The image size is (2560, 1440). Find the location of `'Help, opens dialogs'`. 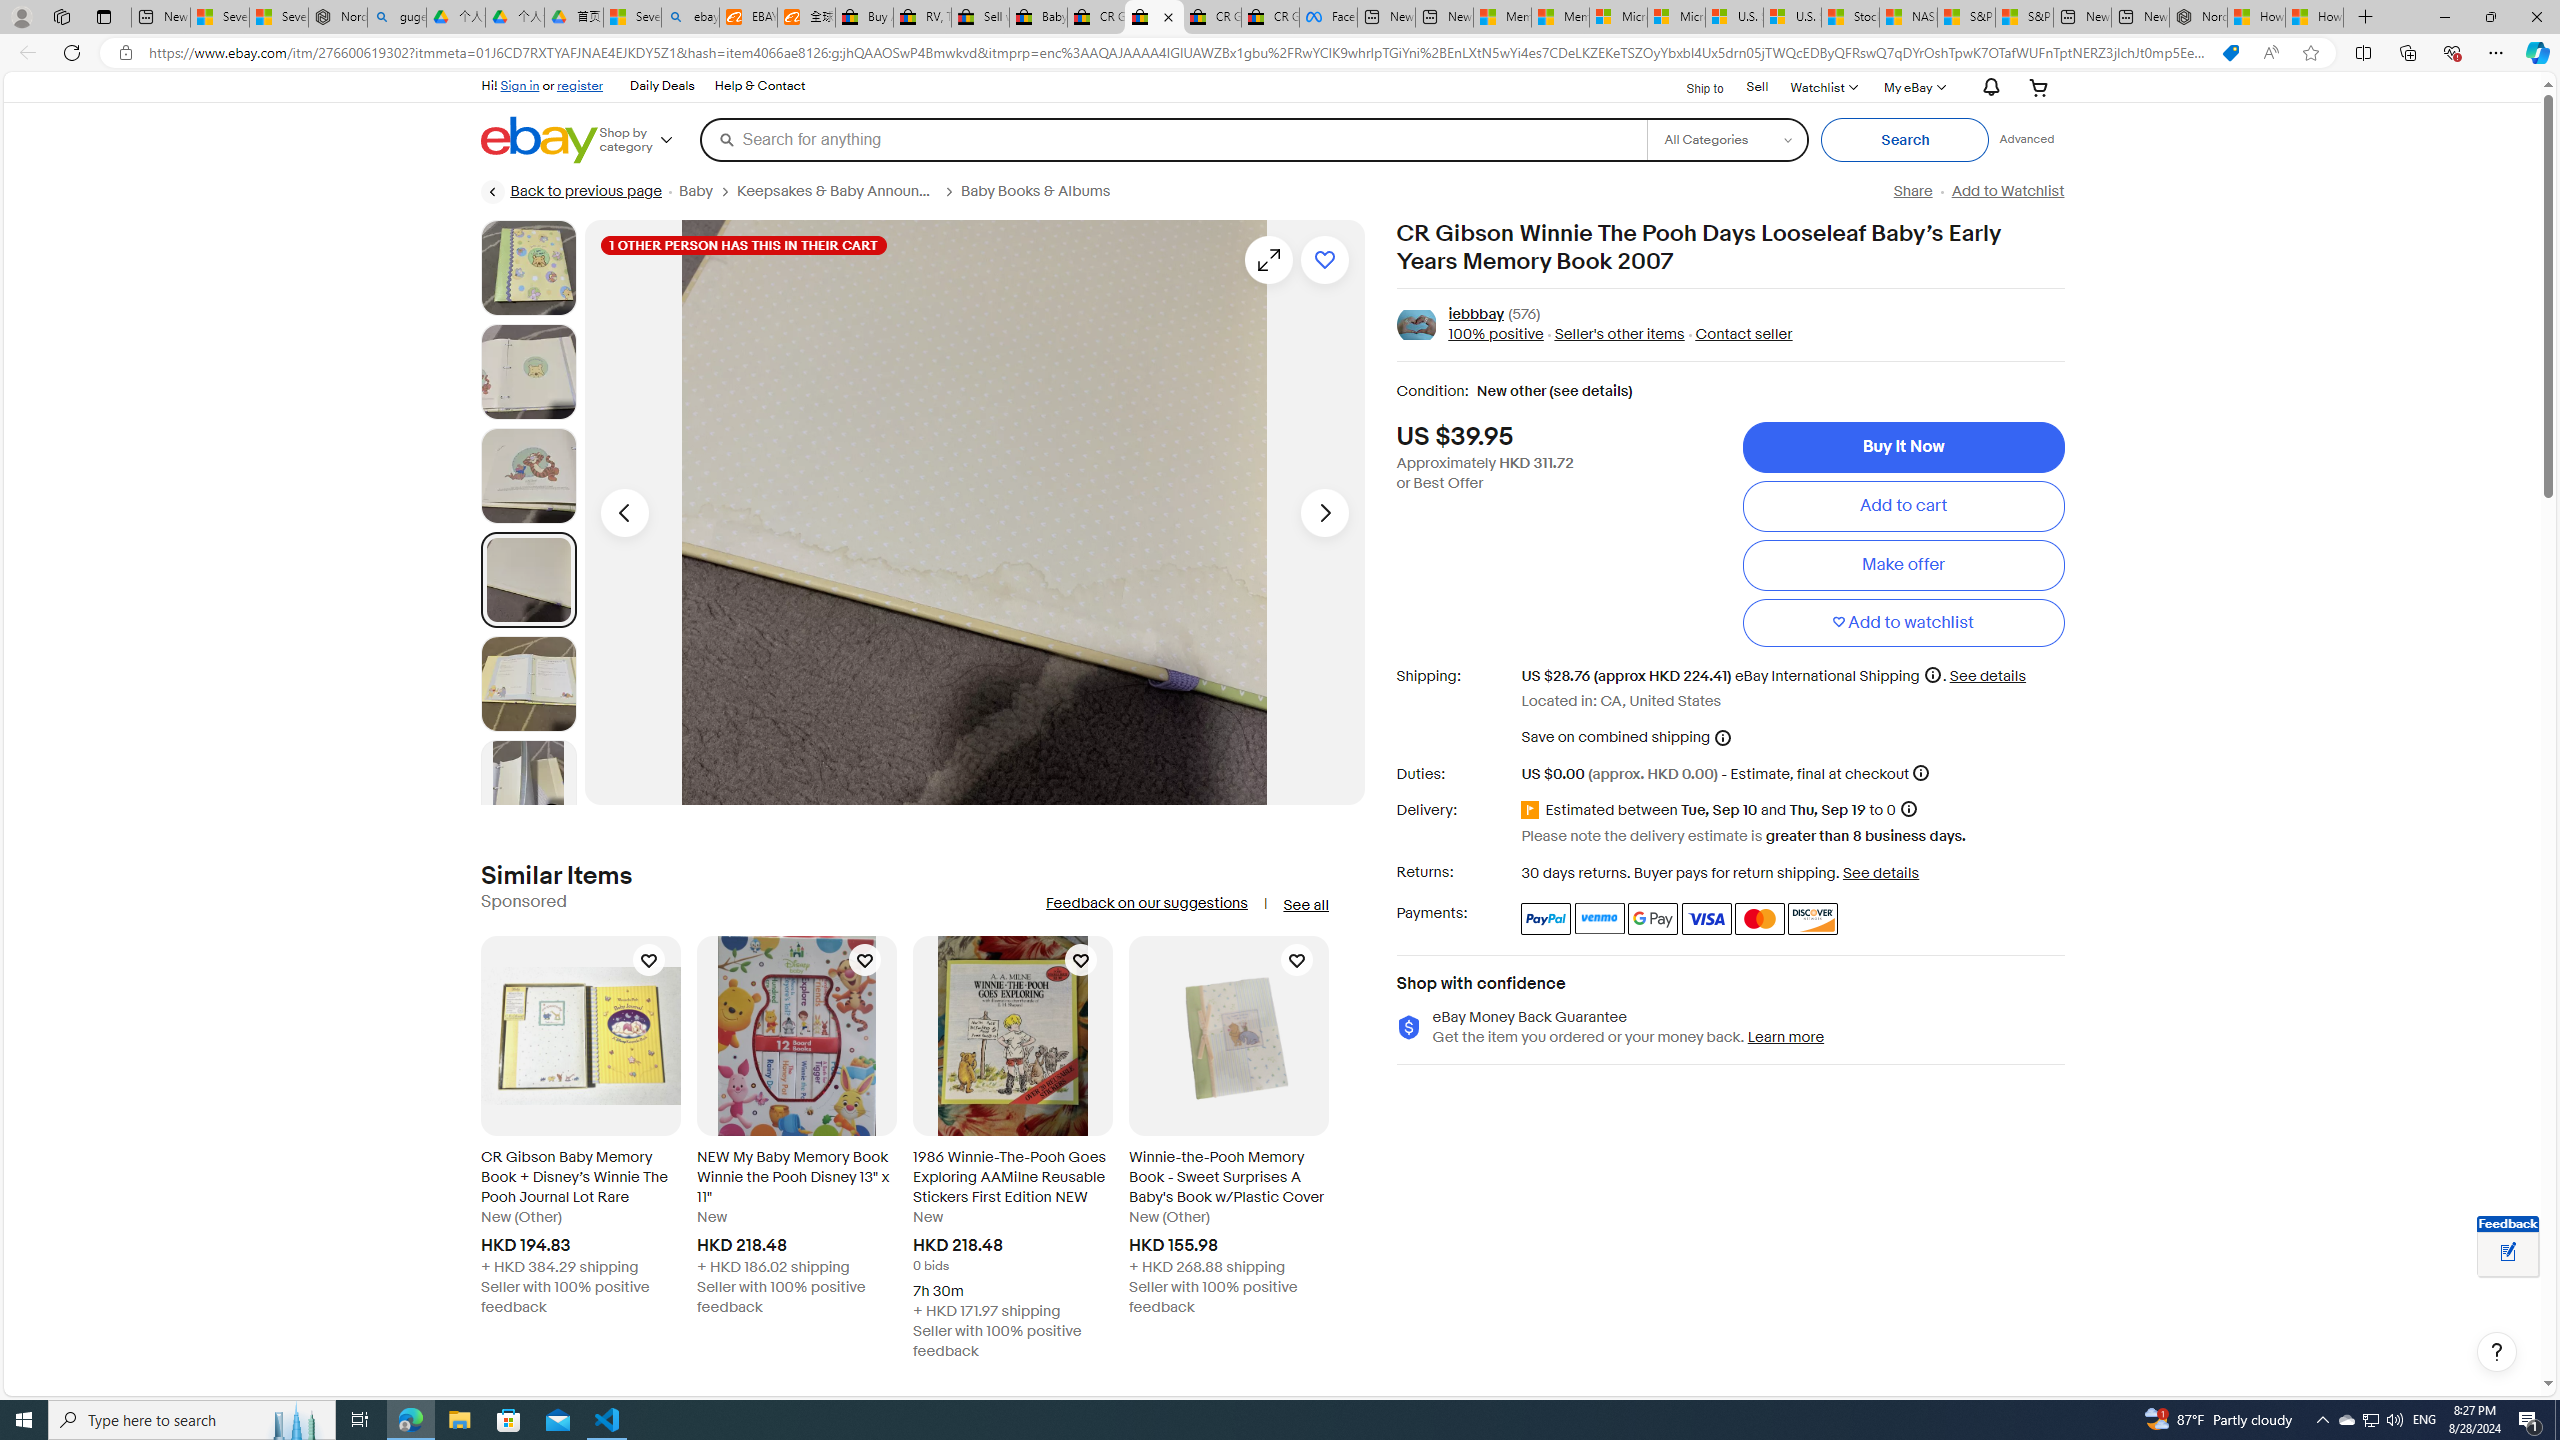

'Help, opens dialogs' is located at coordinates (2496, 1351).